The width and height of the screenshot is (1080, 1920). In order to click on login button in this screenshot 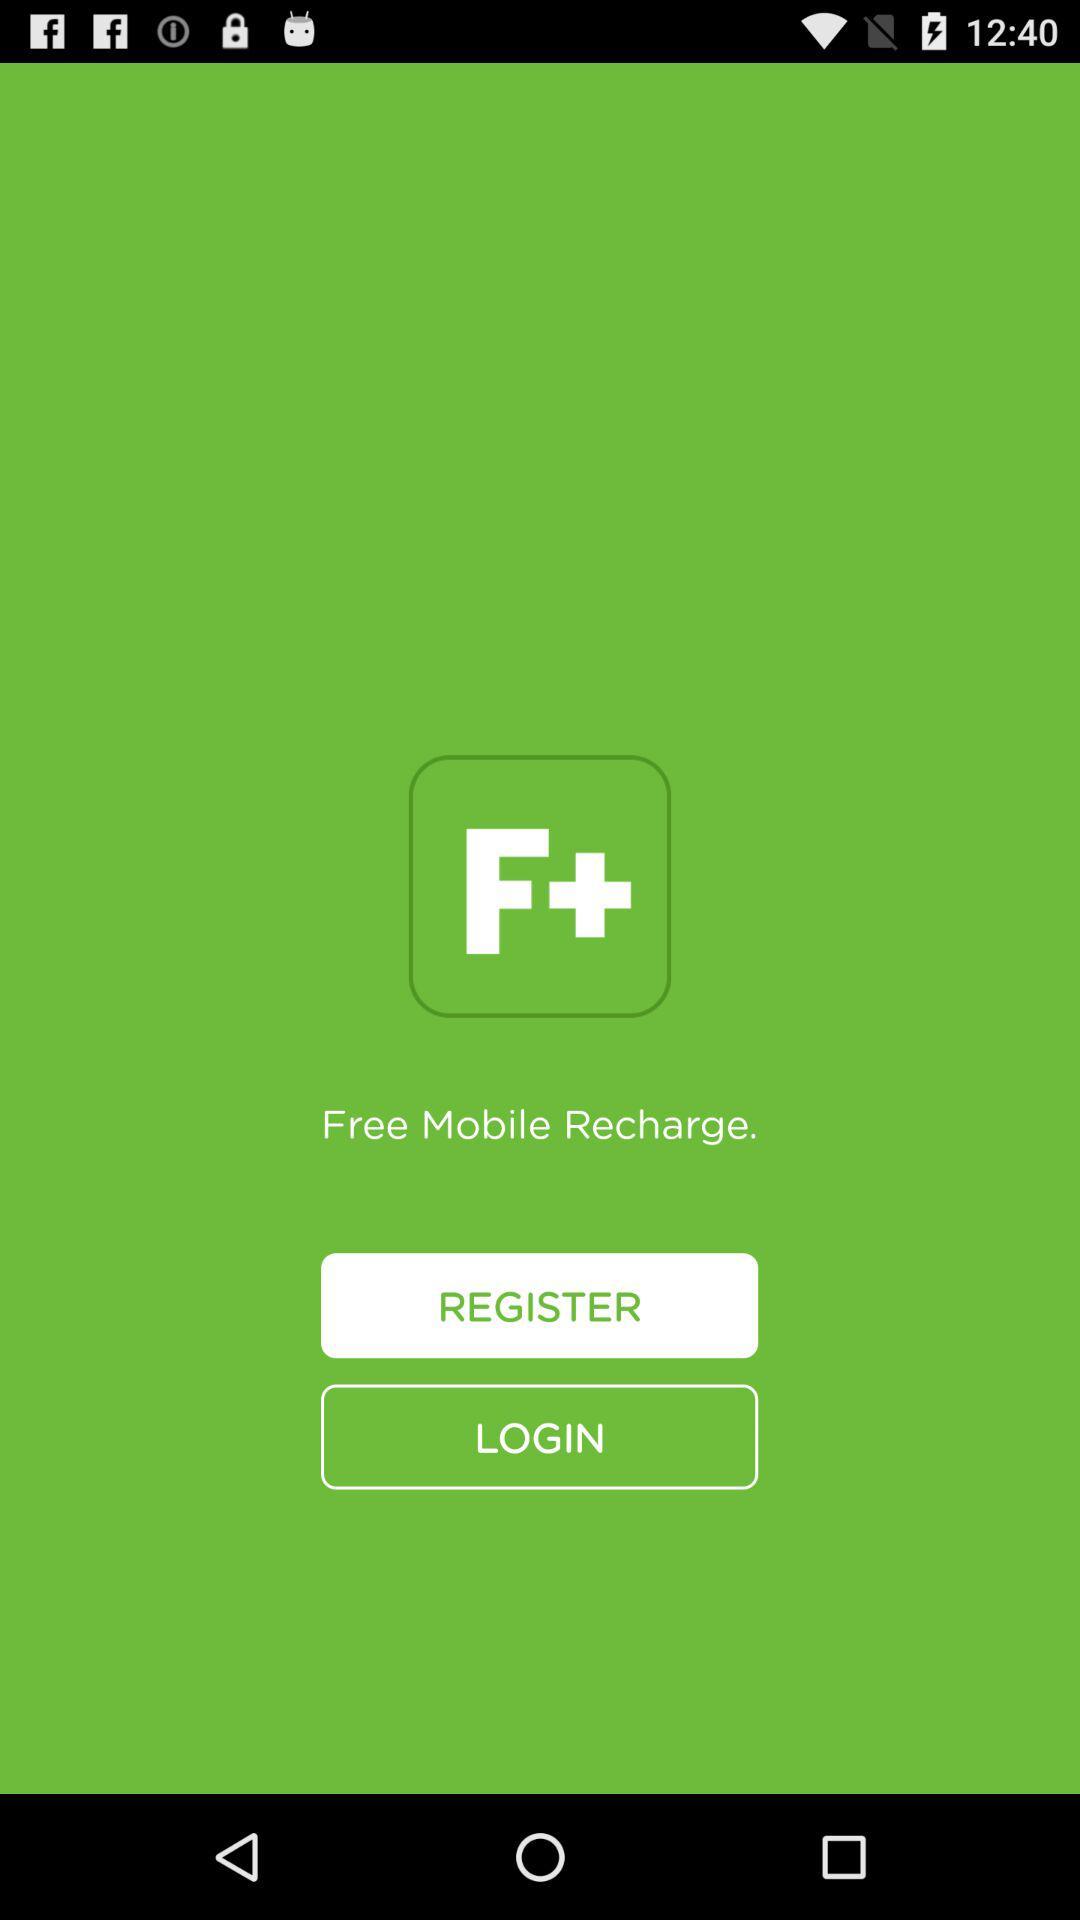, I will do `click(538, 1435)`.